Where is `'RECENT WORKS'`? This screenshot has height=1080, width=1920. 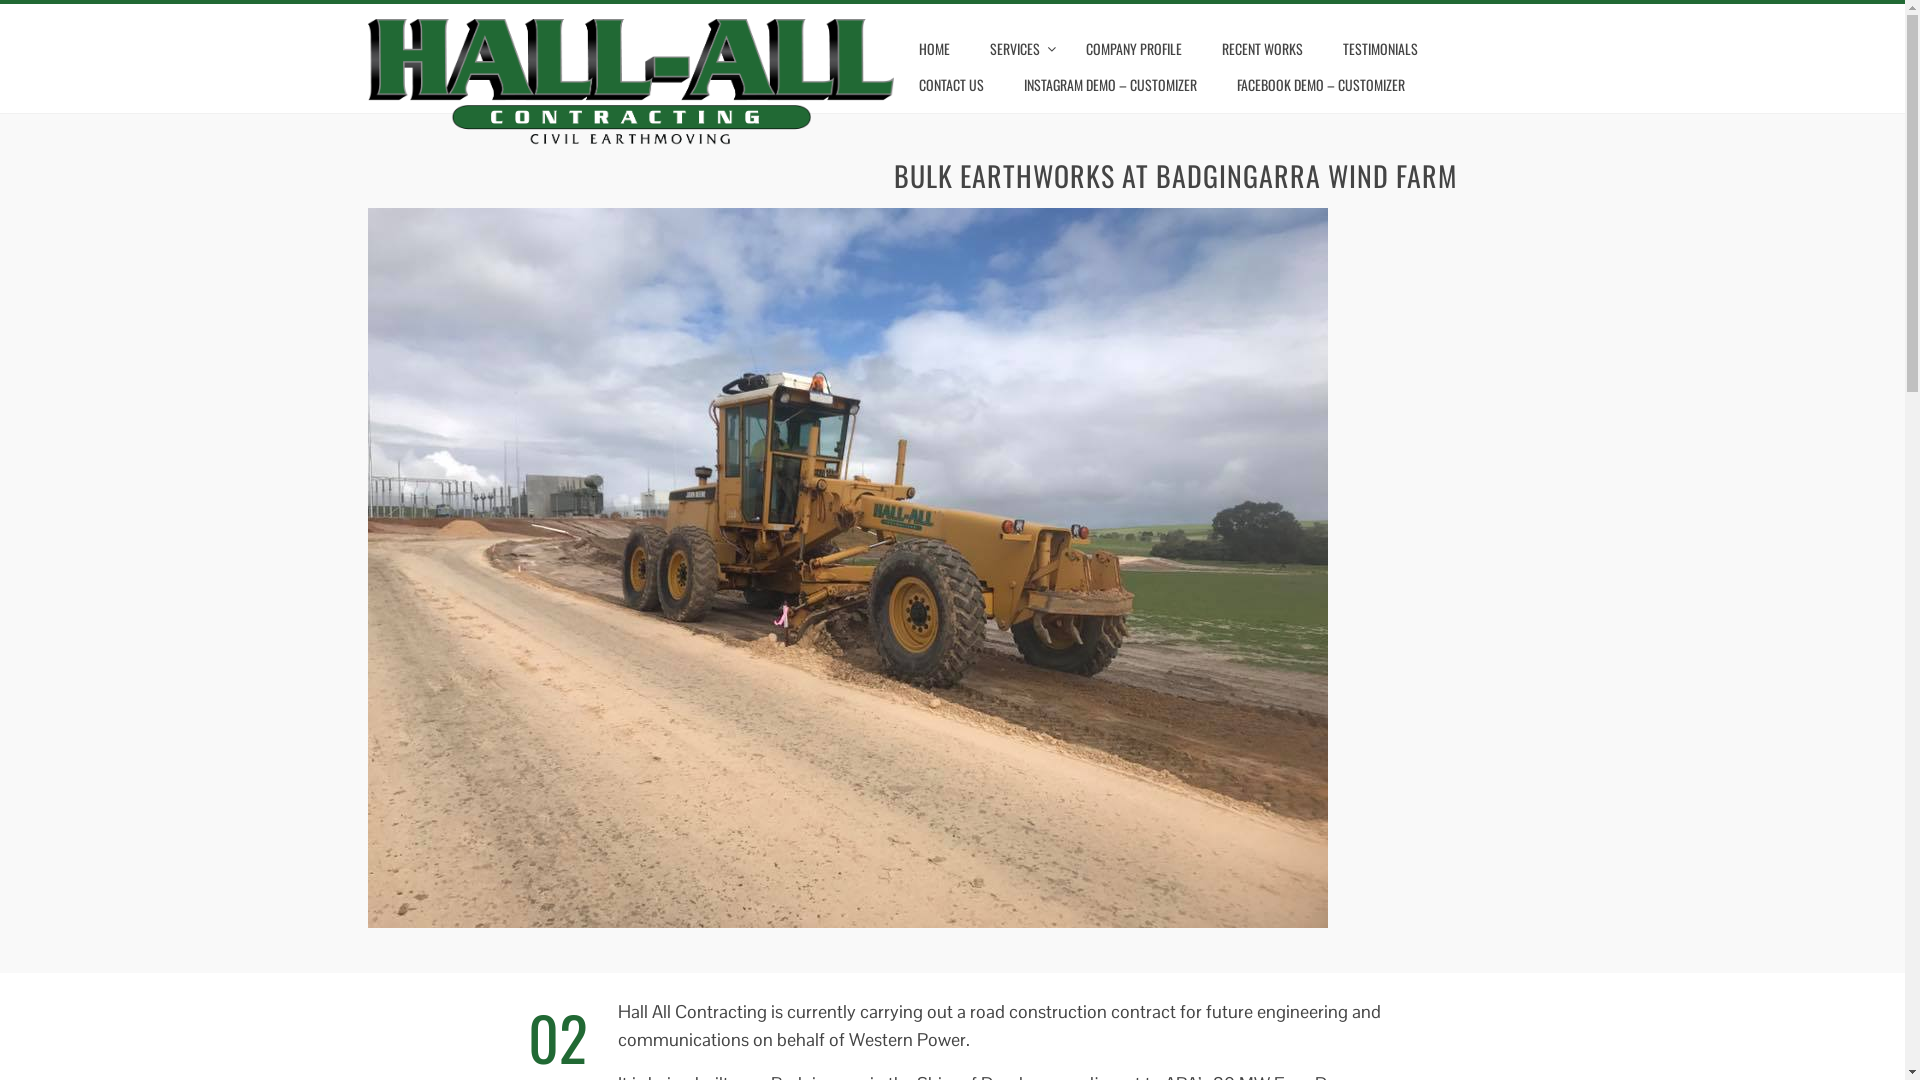
'RECENT WORKS' is located at coordinates (1261, 48).